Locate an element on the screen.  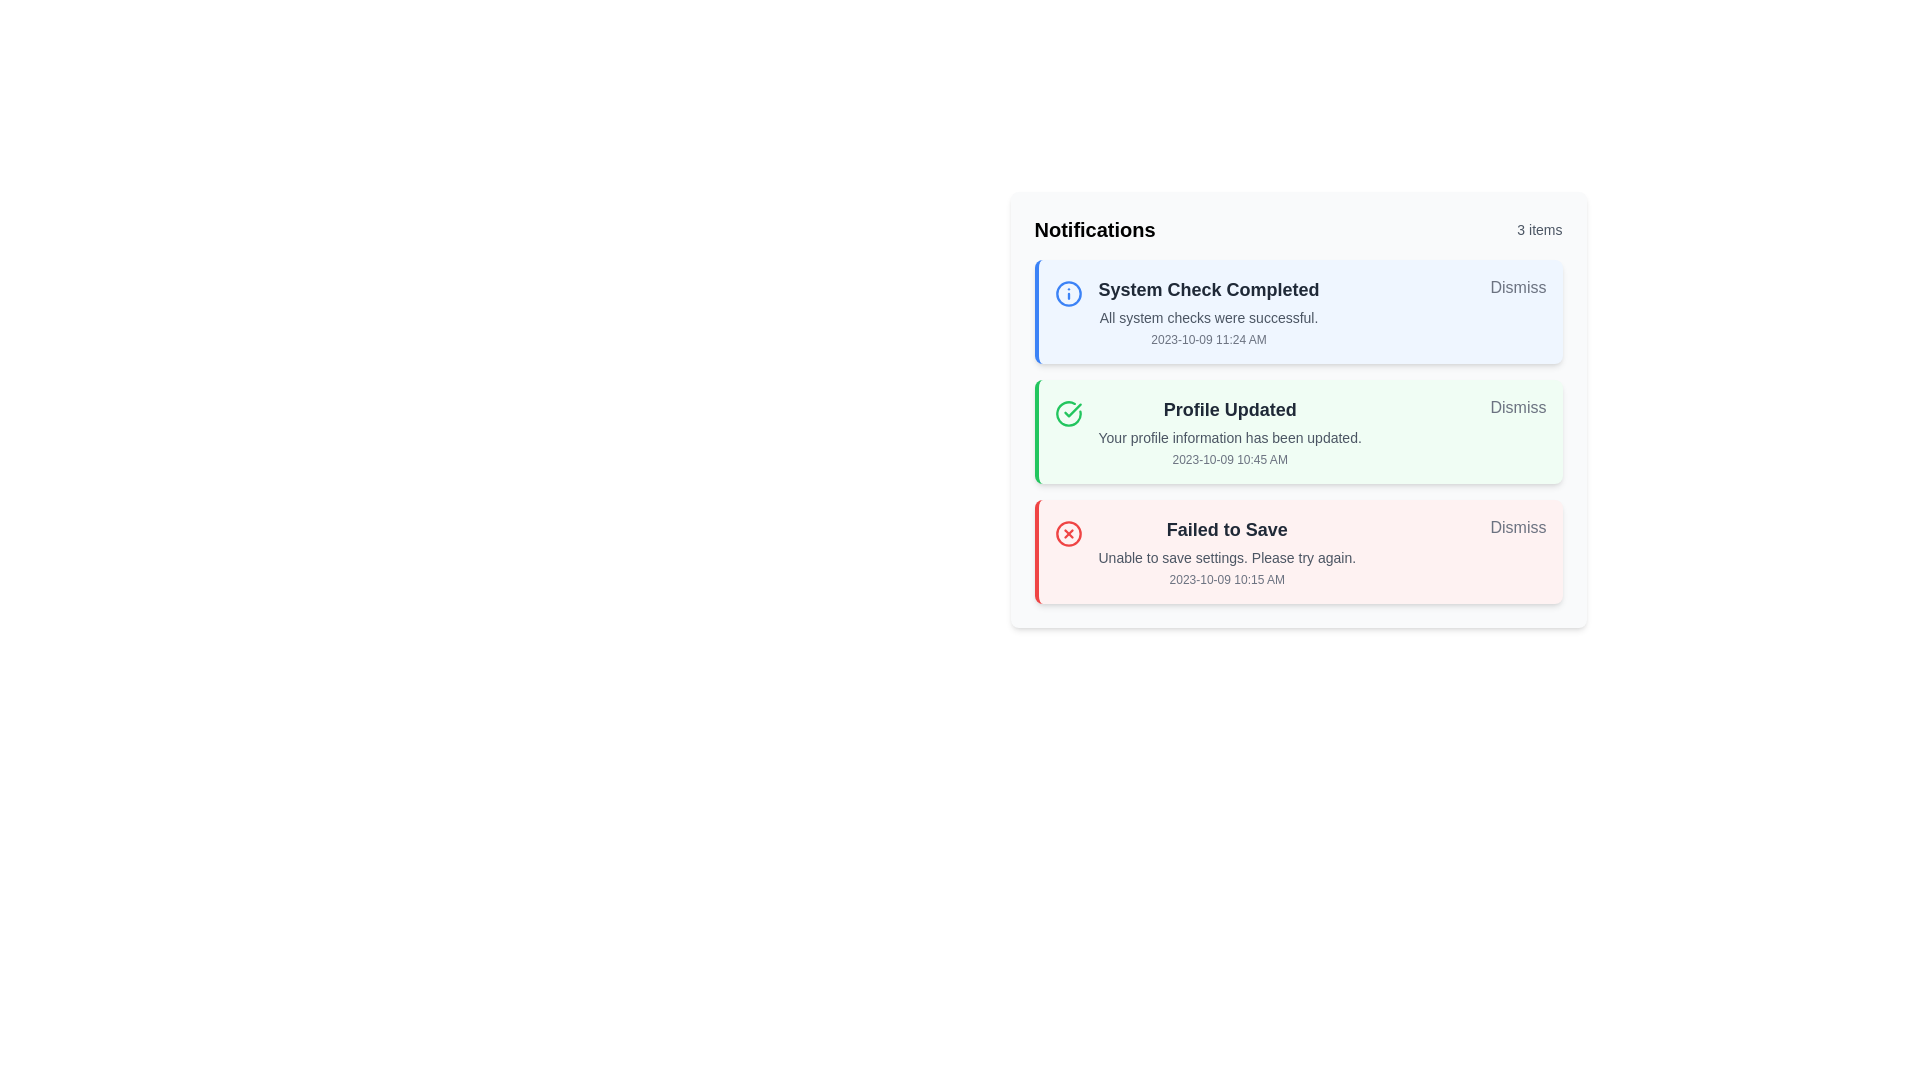
the central circular part of the visual icon component in the top notification box is located at coordinates (1067, 293).